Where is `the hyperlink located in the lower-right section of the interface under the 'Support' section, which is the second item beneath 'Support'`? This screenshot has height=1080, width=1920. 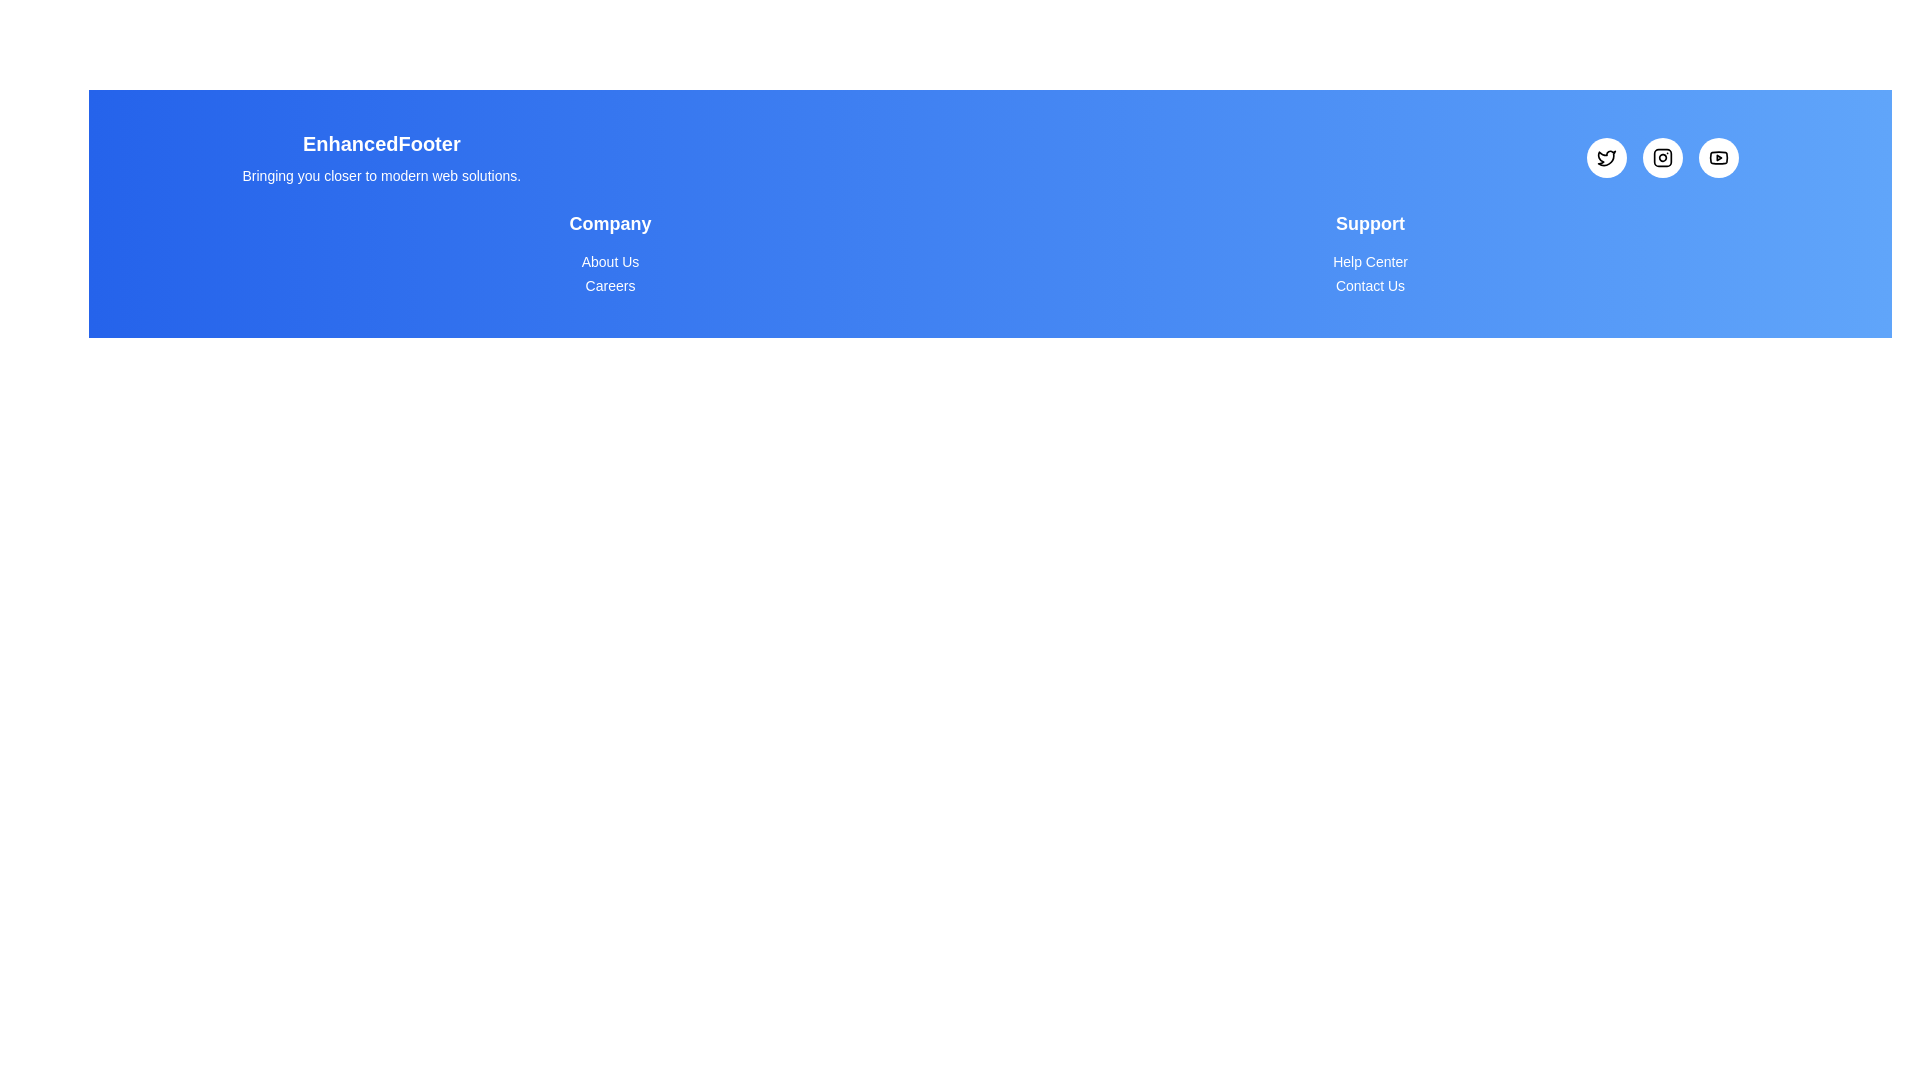 the hyperlink located in the lower-right section of the interface under the 'Support' section, which is the second item beneath 'Support' is located at coordinates (1369, 285).